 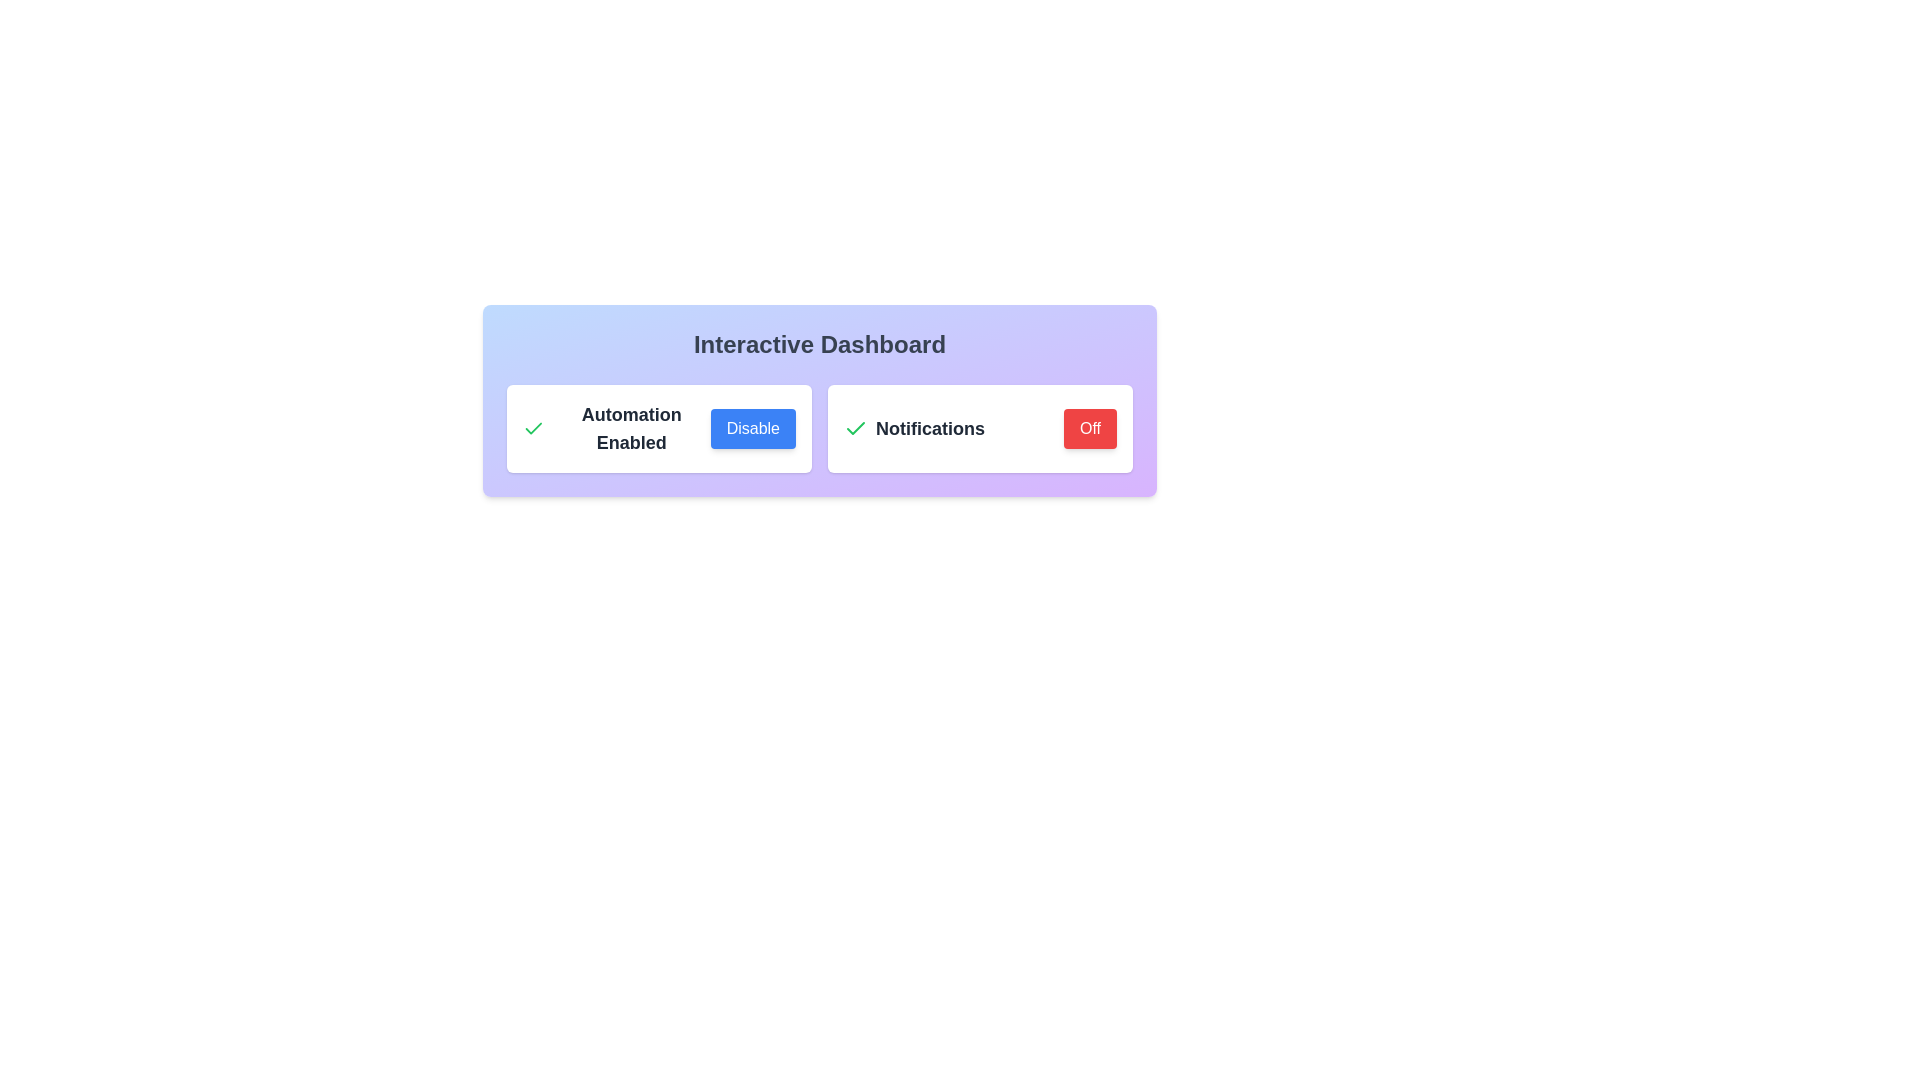 What do you see at coordinates (752, 427) in the screenshot?
I see `'Disable' button to toggle the 'Automation Enabled' state` at bounding box center [752, 427].